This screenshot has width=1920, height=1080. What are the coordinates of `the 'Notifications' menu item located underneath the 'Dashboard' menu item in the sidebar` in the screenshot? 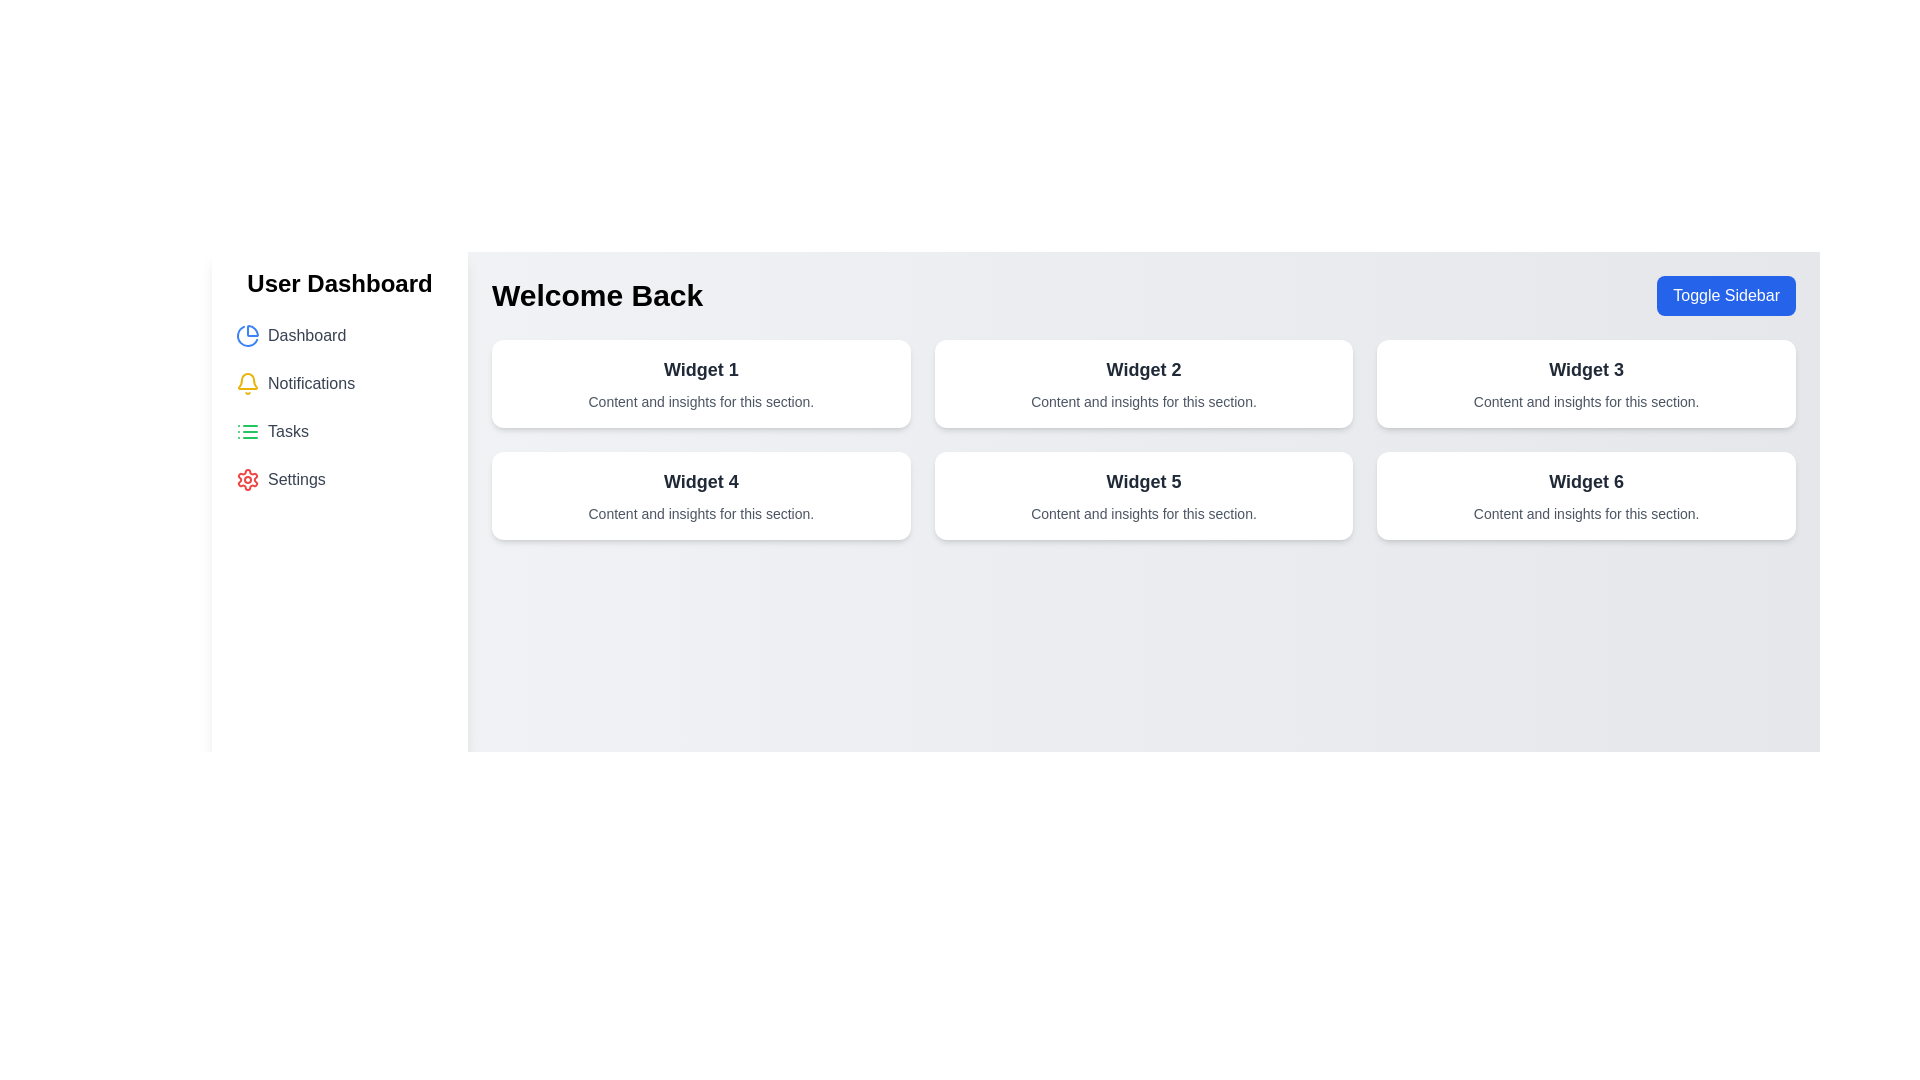 It's located at (340, 407).